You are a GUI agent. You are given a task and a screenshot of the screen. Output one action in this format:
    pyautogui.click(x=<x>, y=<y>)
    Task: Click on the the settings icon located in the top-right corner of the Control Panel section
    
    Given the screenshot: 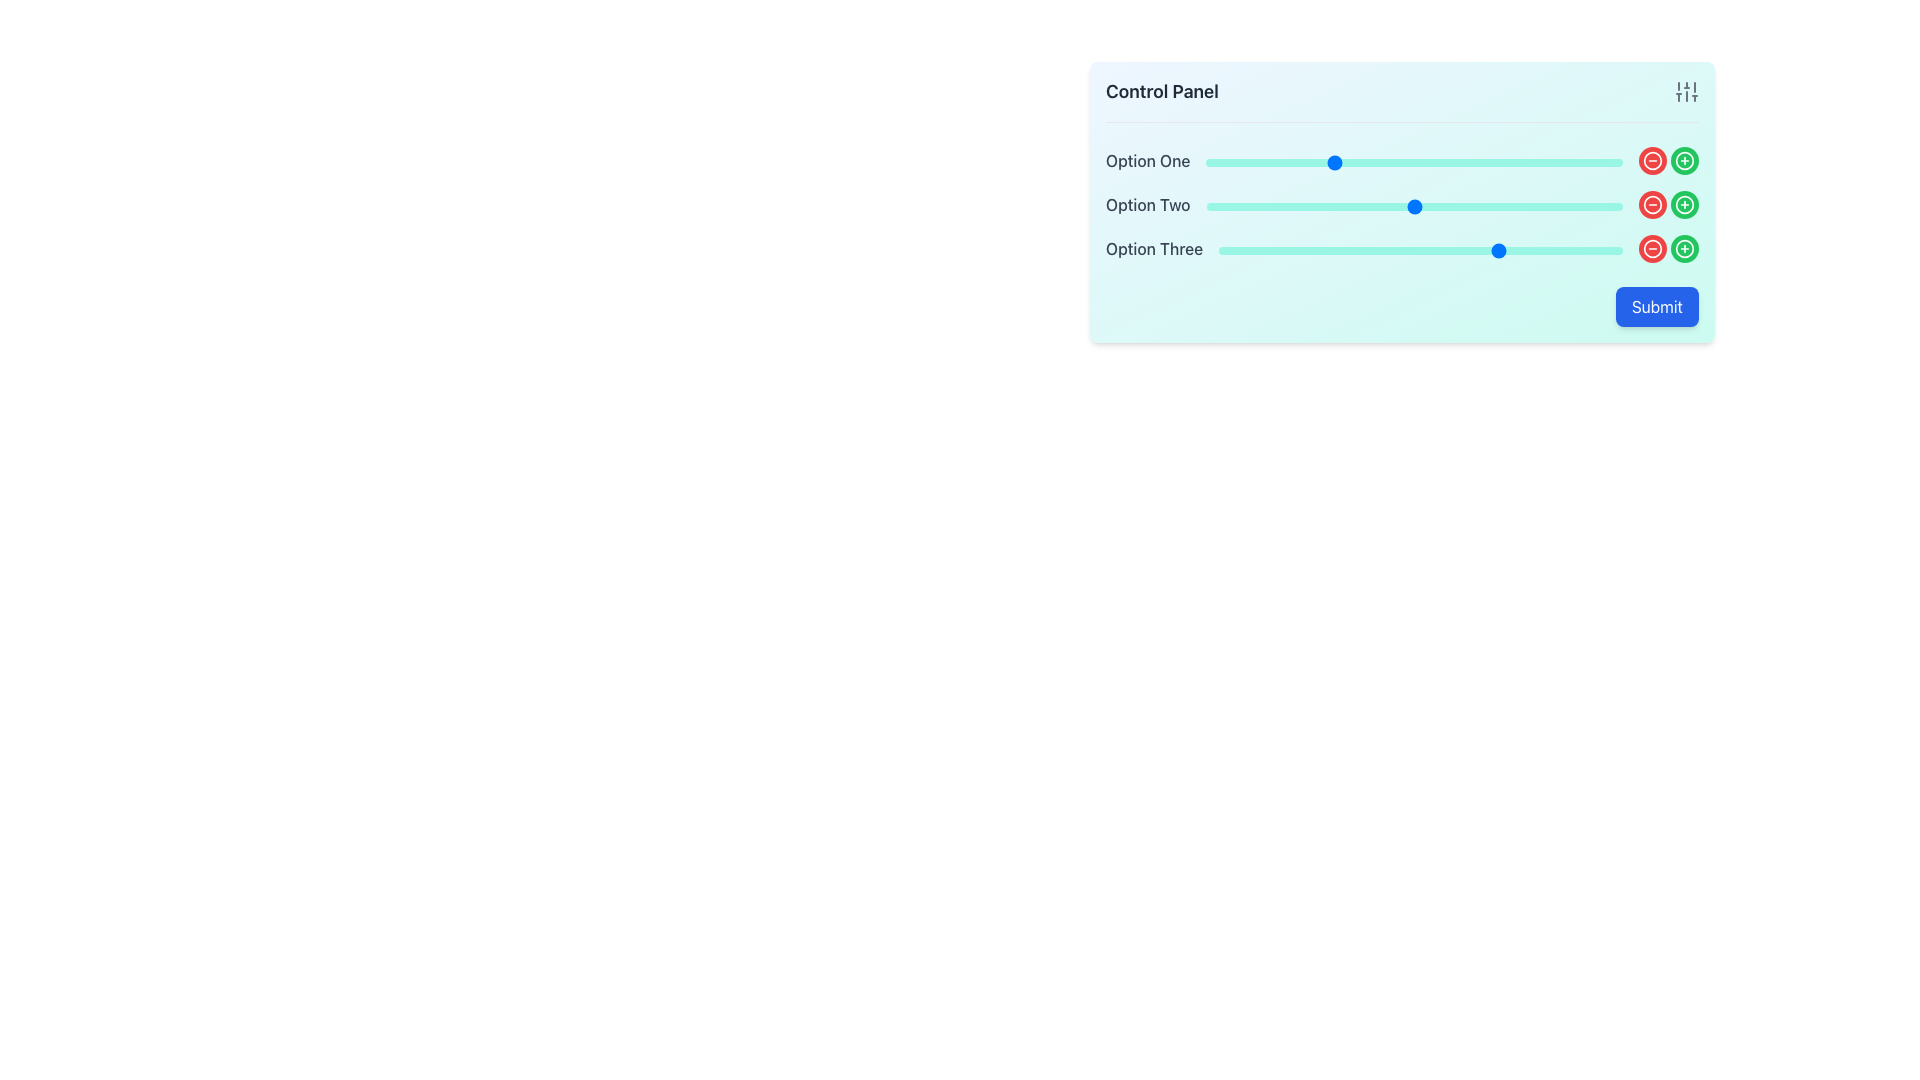 What is the action you would take?
    pyautogui.click(x=1685, y=92)
    